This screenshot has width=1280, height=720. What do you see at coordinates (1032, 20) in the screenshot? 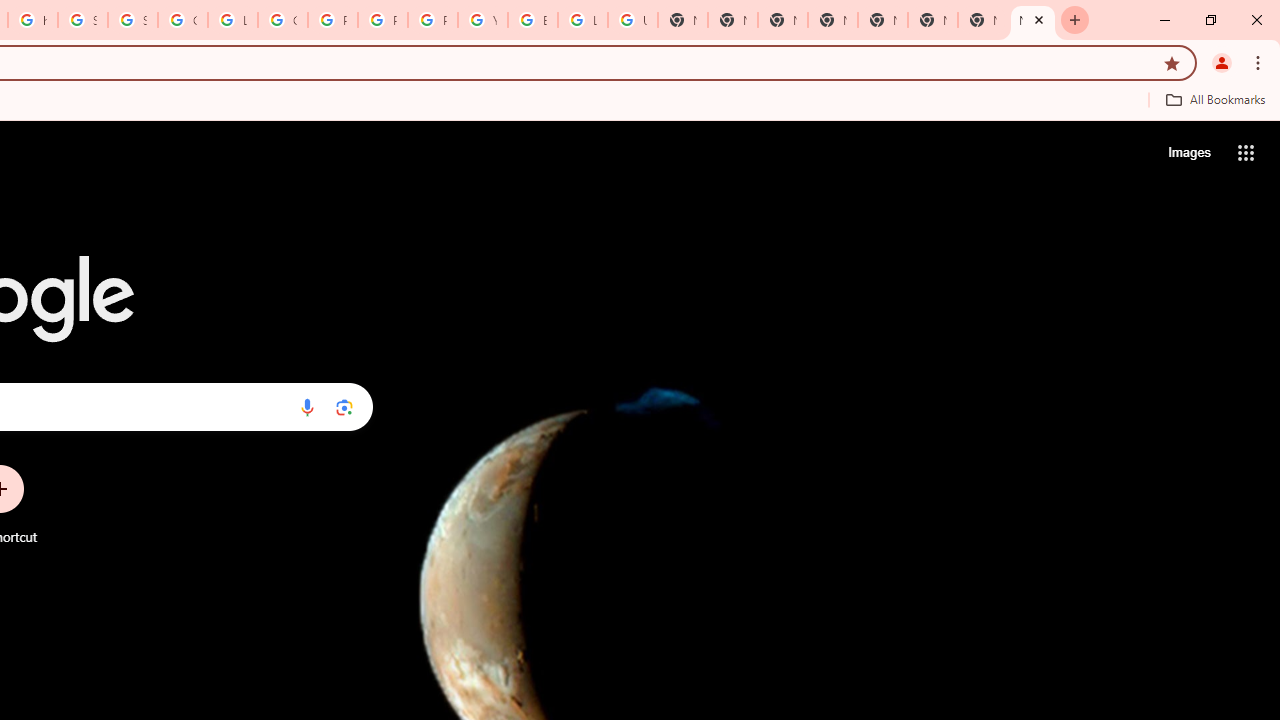
I see `'New Tab'` at bounding box center [1032, 20].